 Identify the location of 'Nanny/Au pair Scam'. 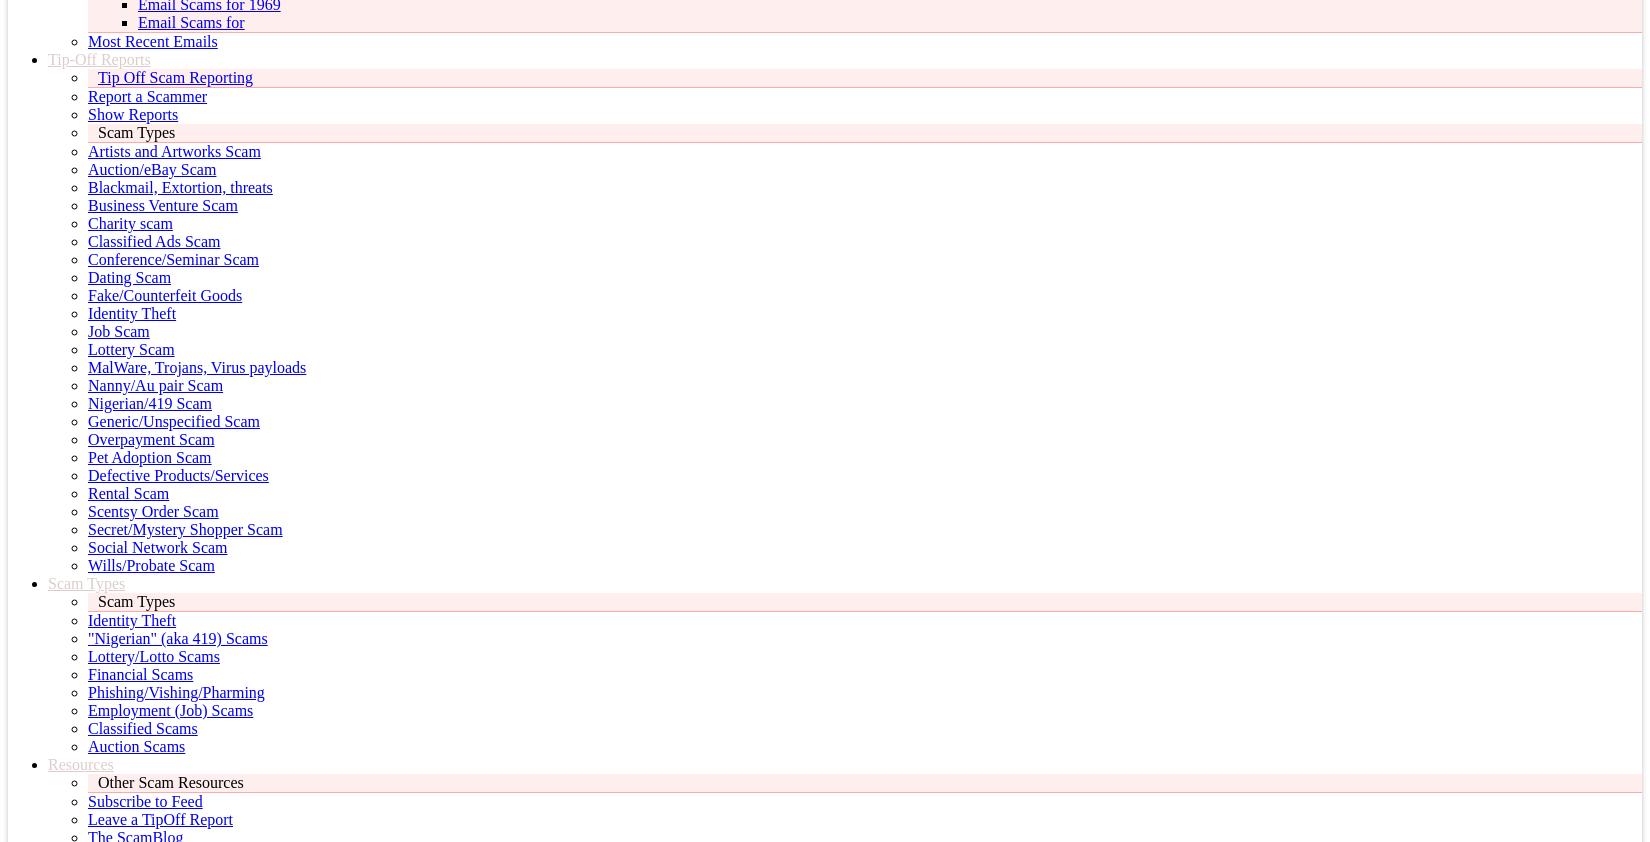
(155, 385).